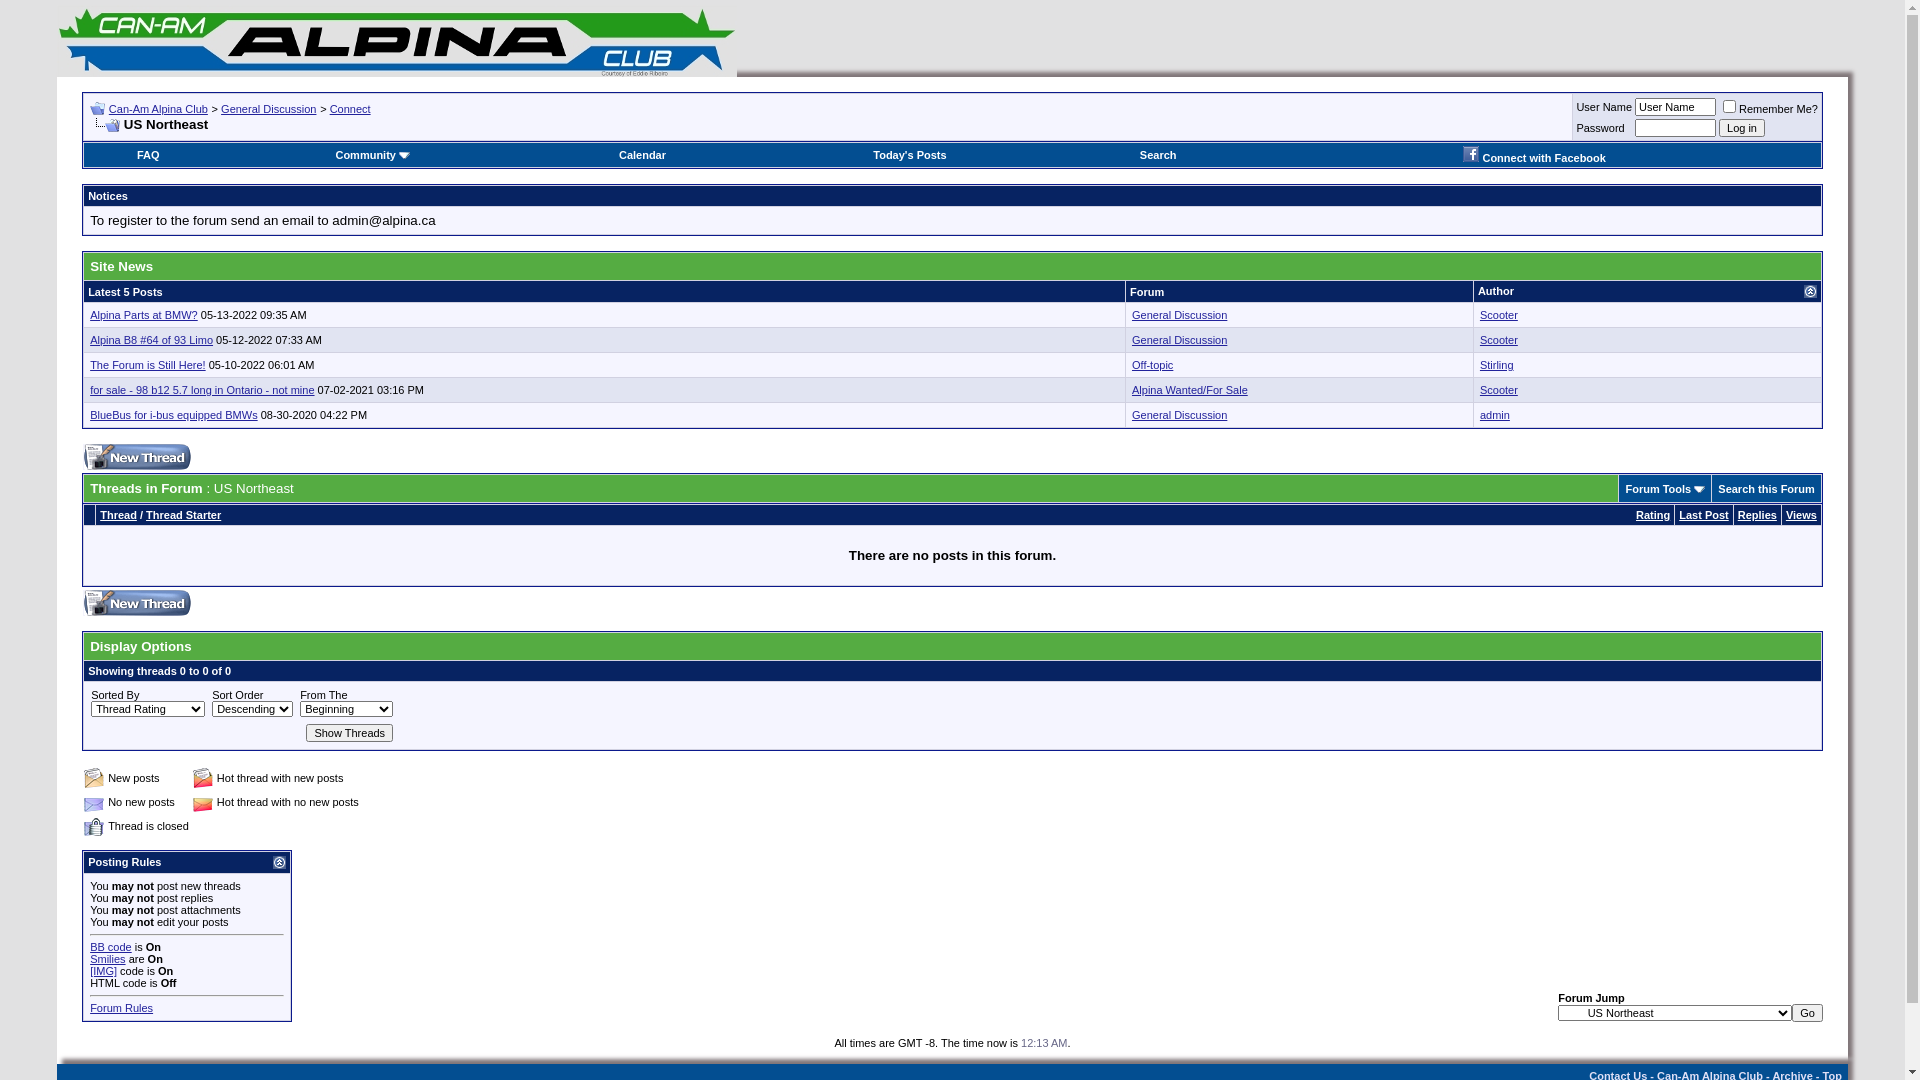 The width and height of the screenshot is (1920, 1080). Describe the element at coordinates (1807, 1013) in the screenshot. I see `'Go'` at that location.